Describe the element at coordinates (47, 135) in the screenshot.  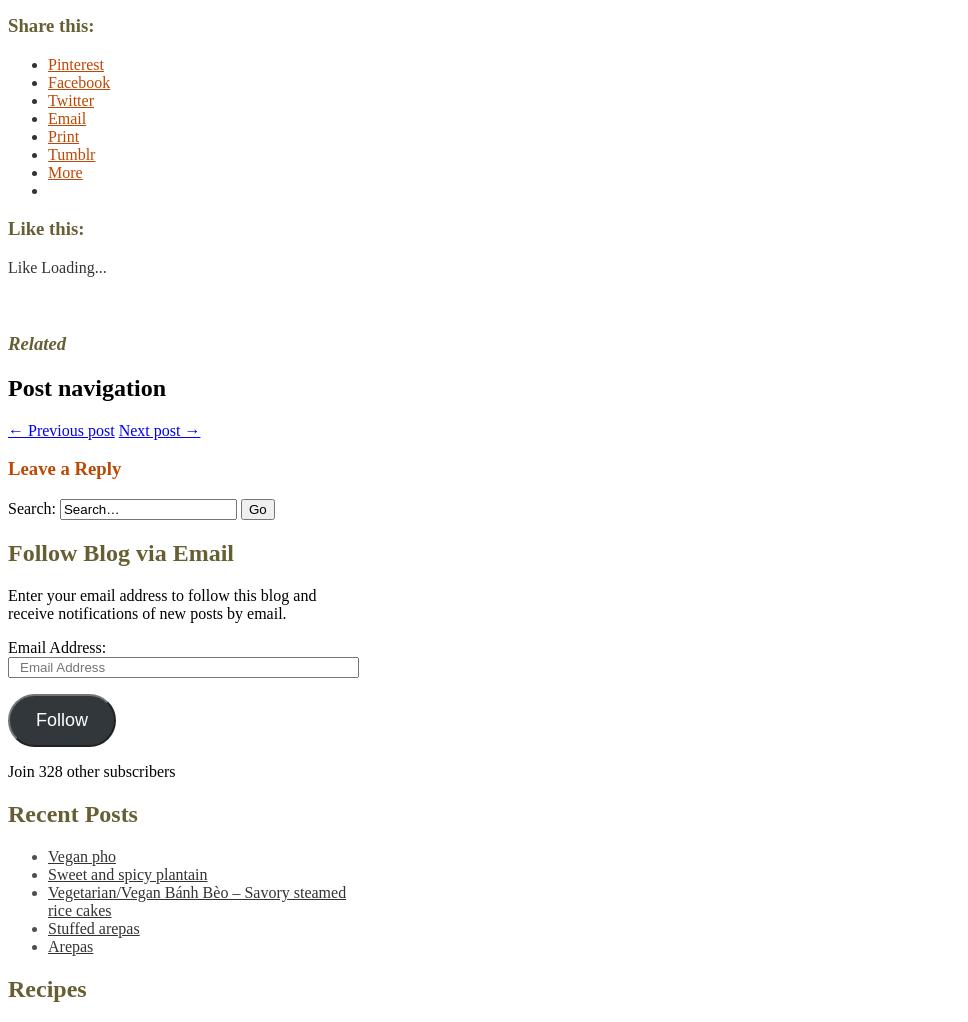
I see `'Print'` at that location.